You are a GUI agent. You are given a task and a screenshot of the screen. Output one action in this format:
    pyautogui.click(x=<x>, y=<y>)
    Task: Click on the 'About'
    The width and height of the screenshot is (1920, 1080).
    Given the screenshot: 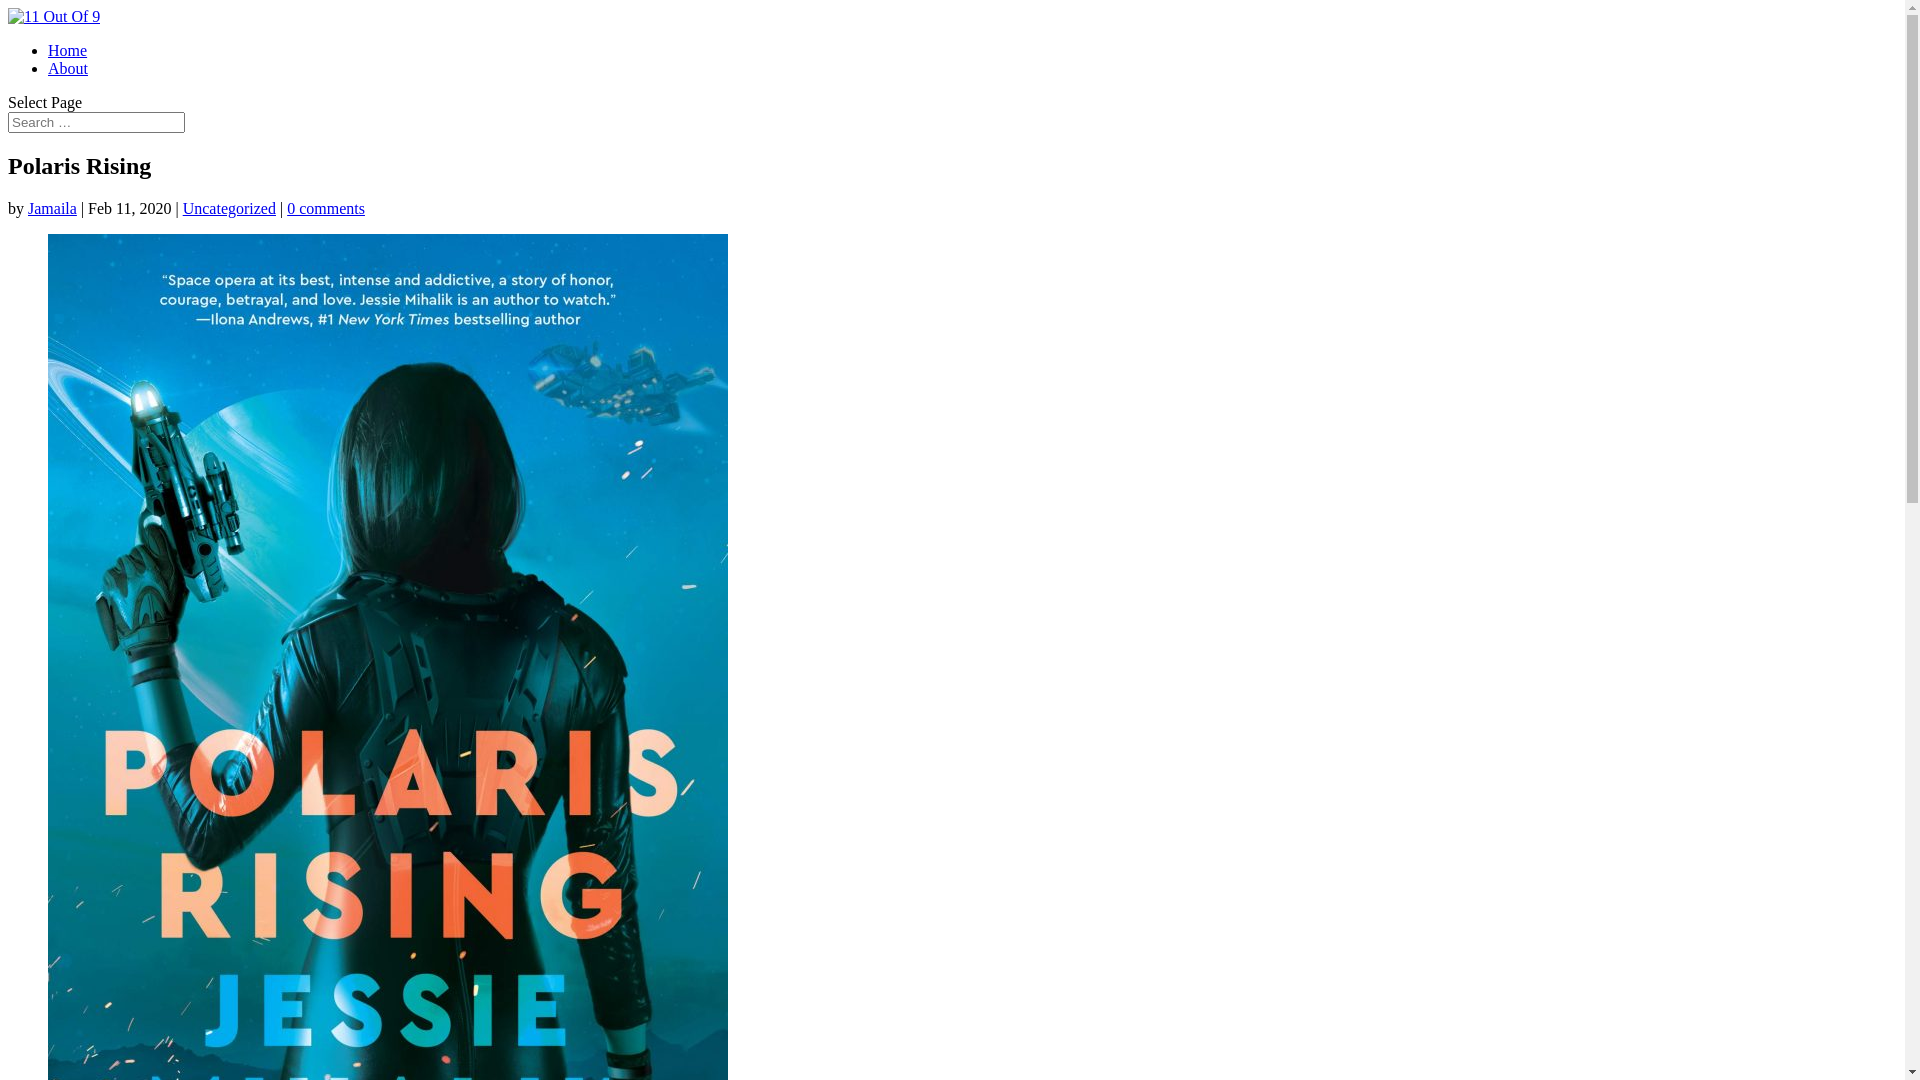 What is the action you would take?
    pyautogui.click(x=67, y=67)
    